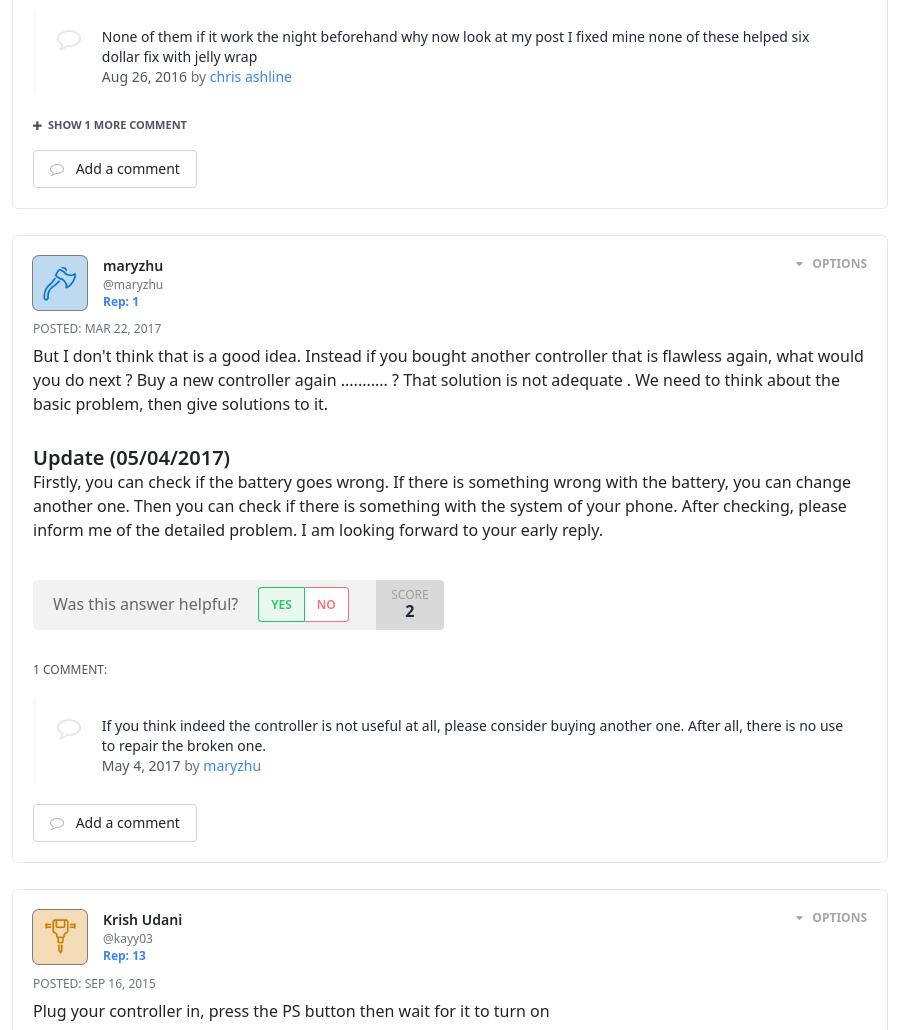 The image size is (900, 1030). Describe the element at coordinates (133, 282) in the screenshot. I see `'@maryzhu'` at that location.